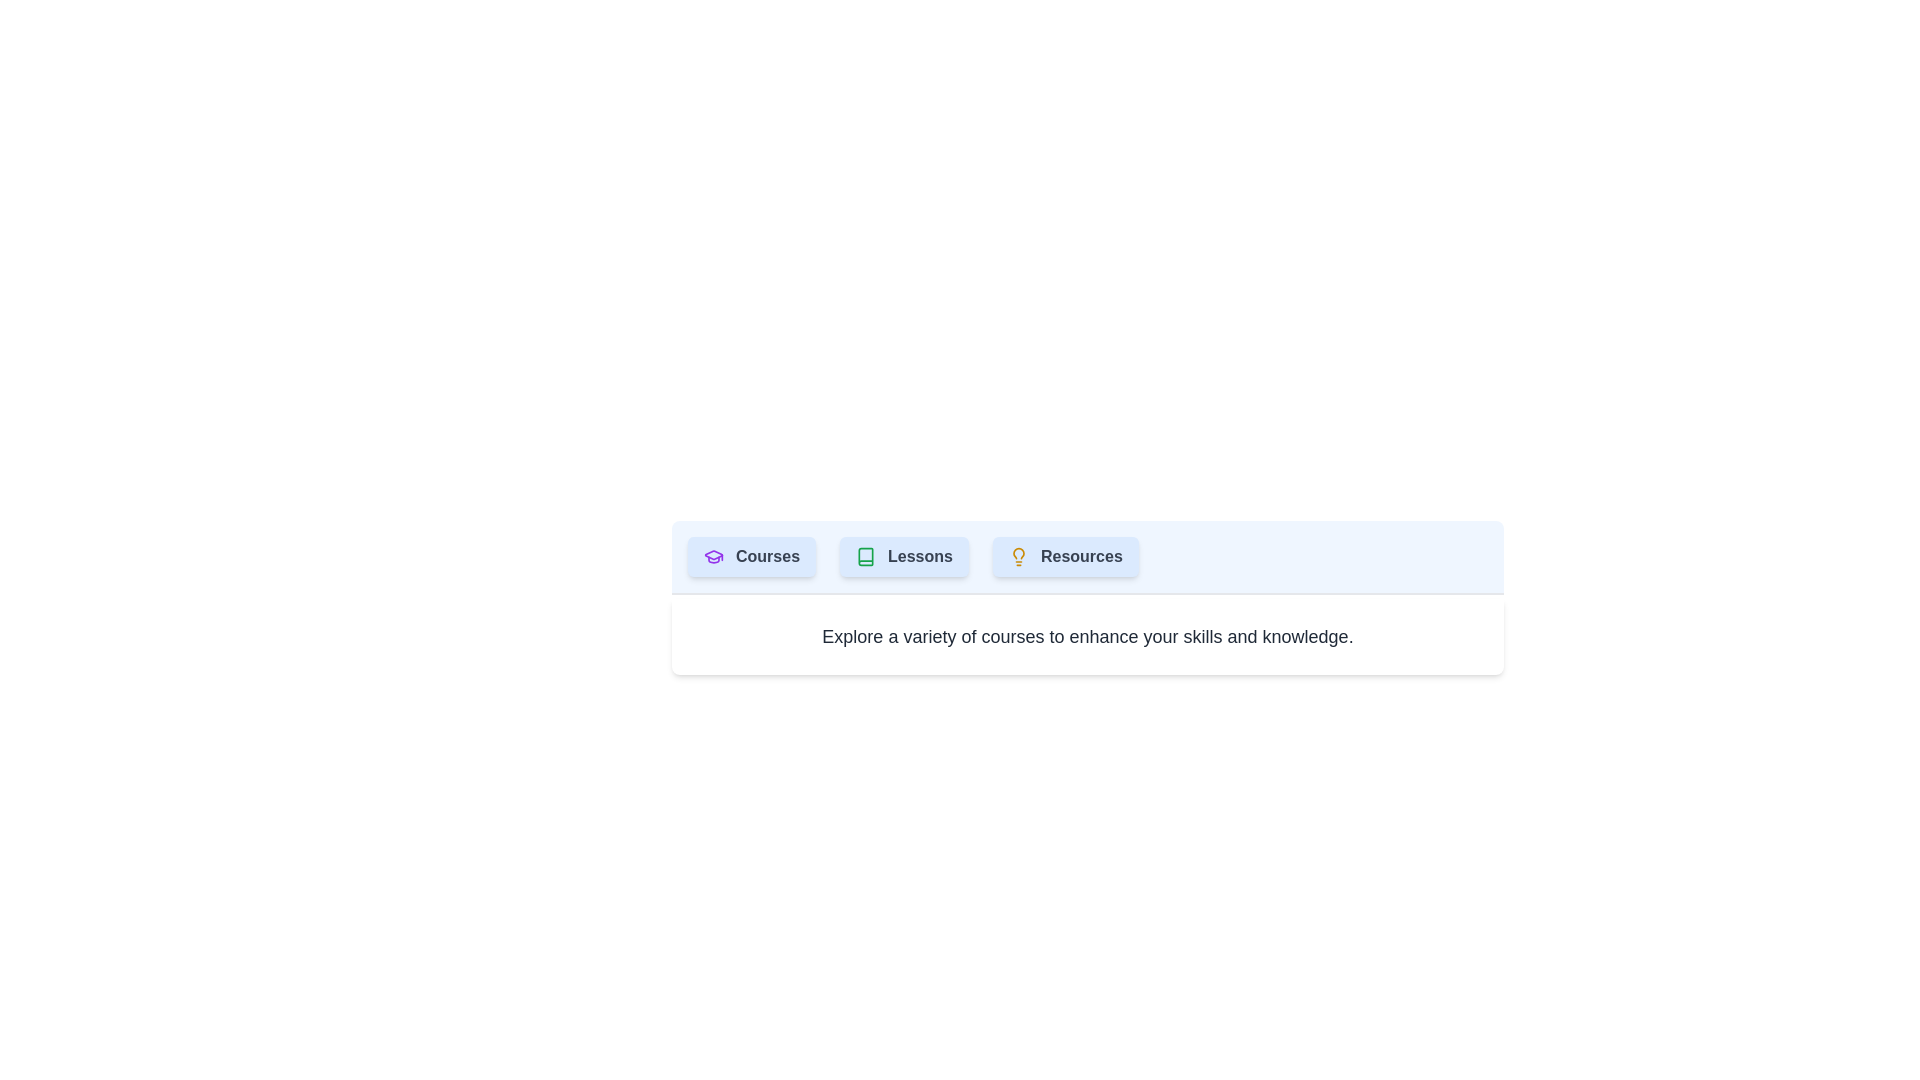 Image resolution: width=1920 pixels, height=1080 pixels. What do you see at coordinates (1064, 556) in the screenshot?
I see `the tab labeled Resources to view its content` at bounding box center [1064, 556].